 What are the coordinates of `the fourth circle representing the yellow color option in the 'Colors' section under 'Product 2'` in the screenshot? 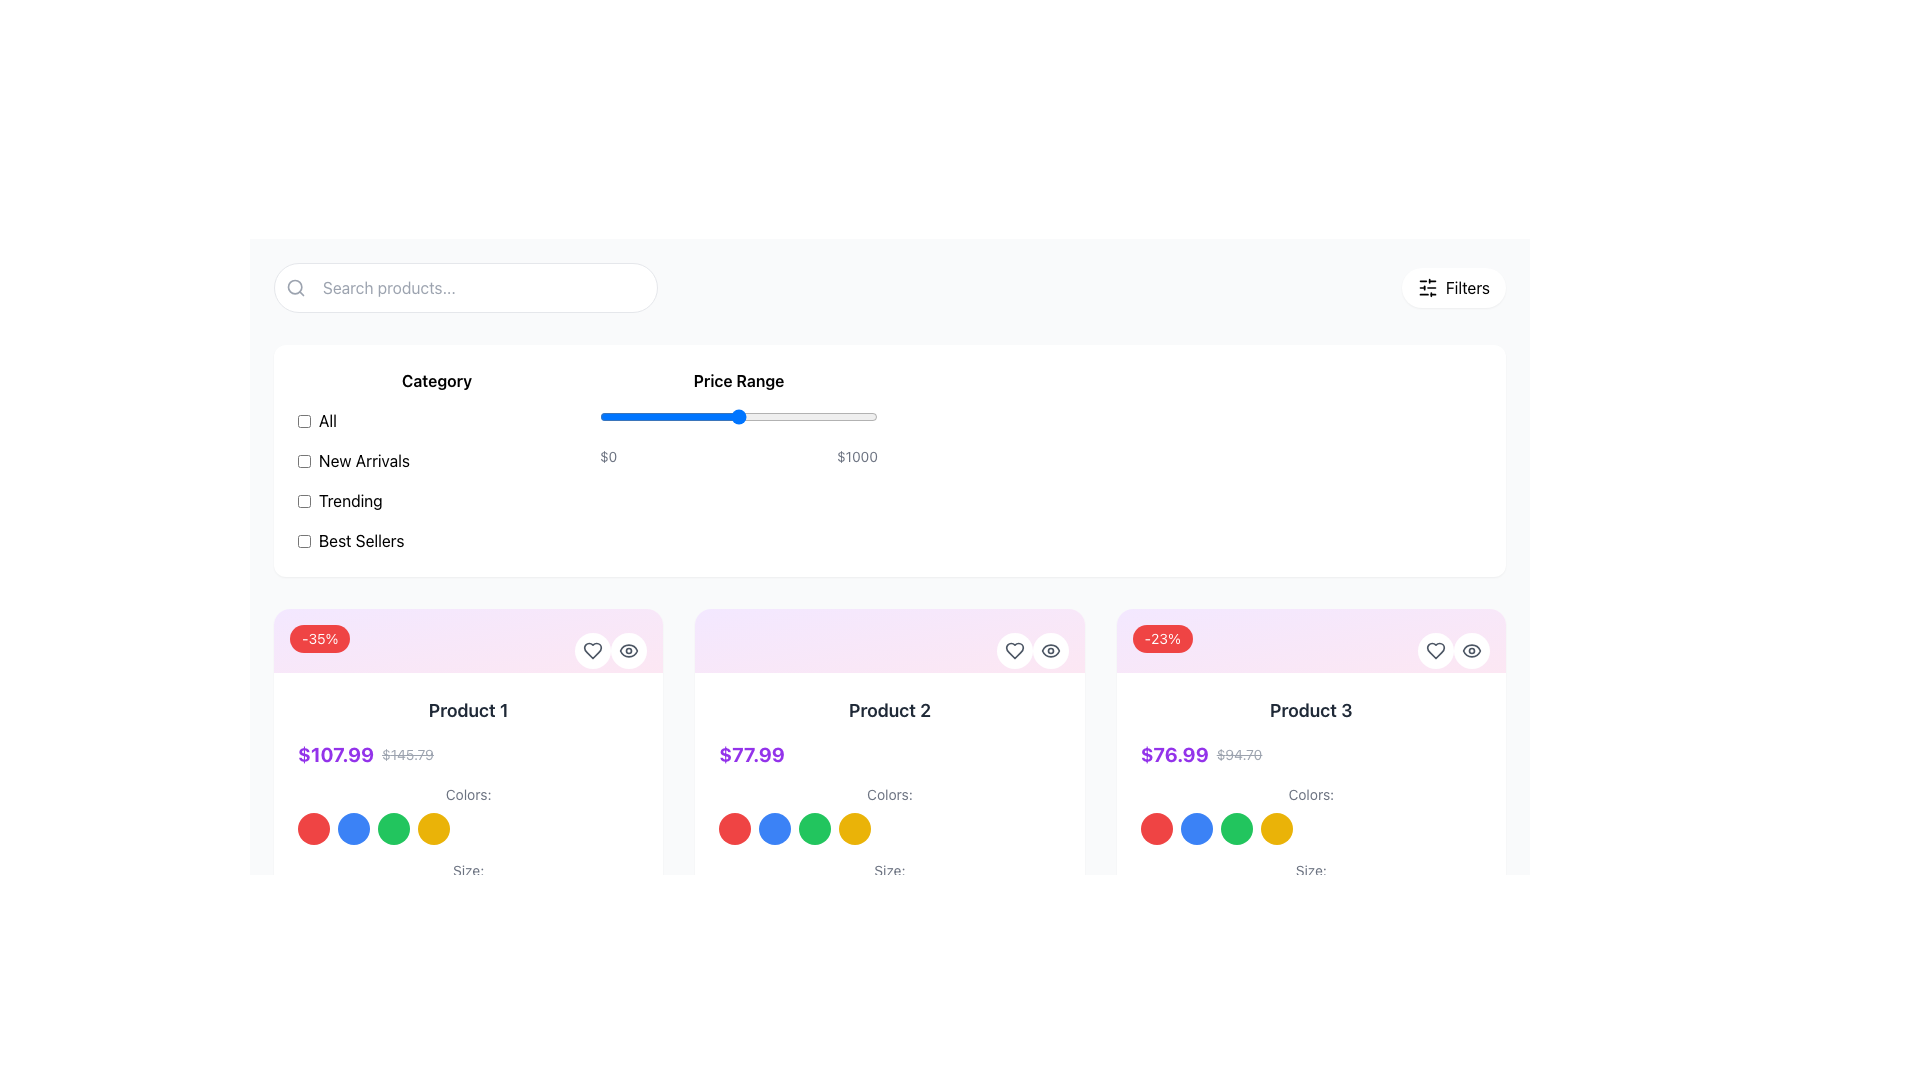 It's located at (855, 829).